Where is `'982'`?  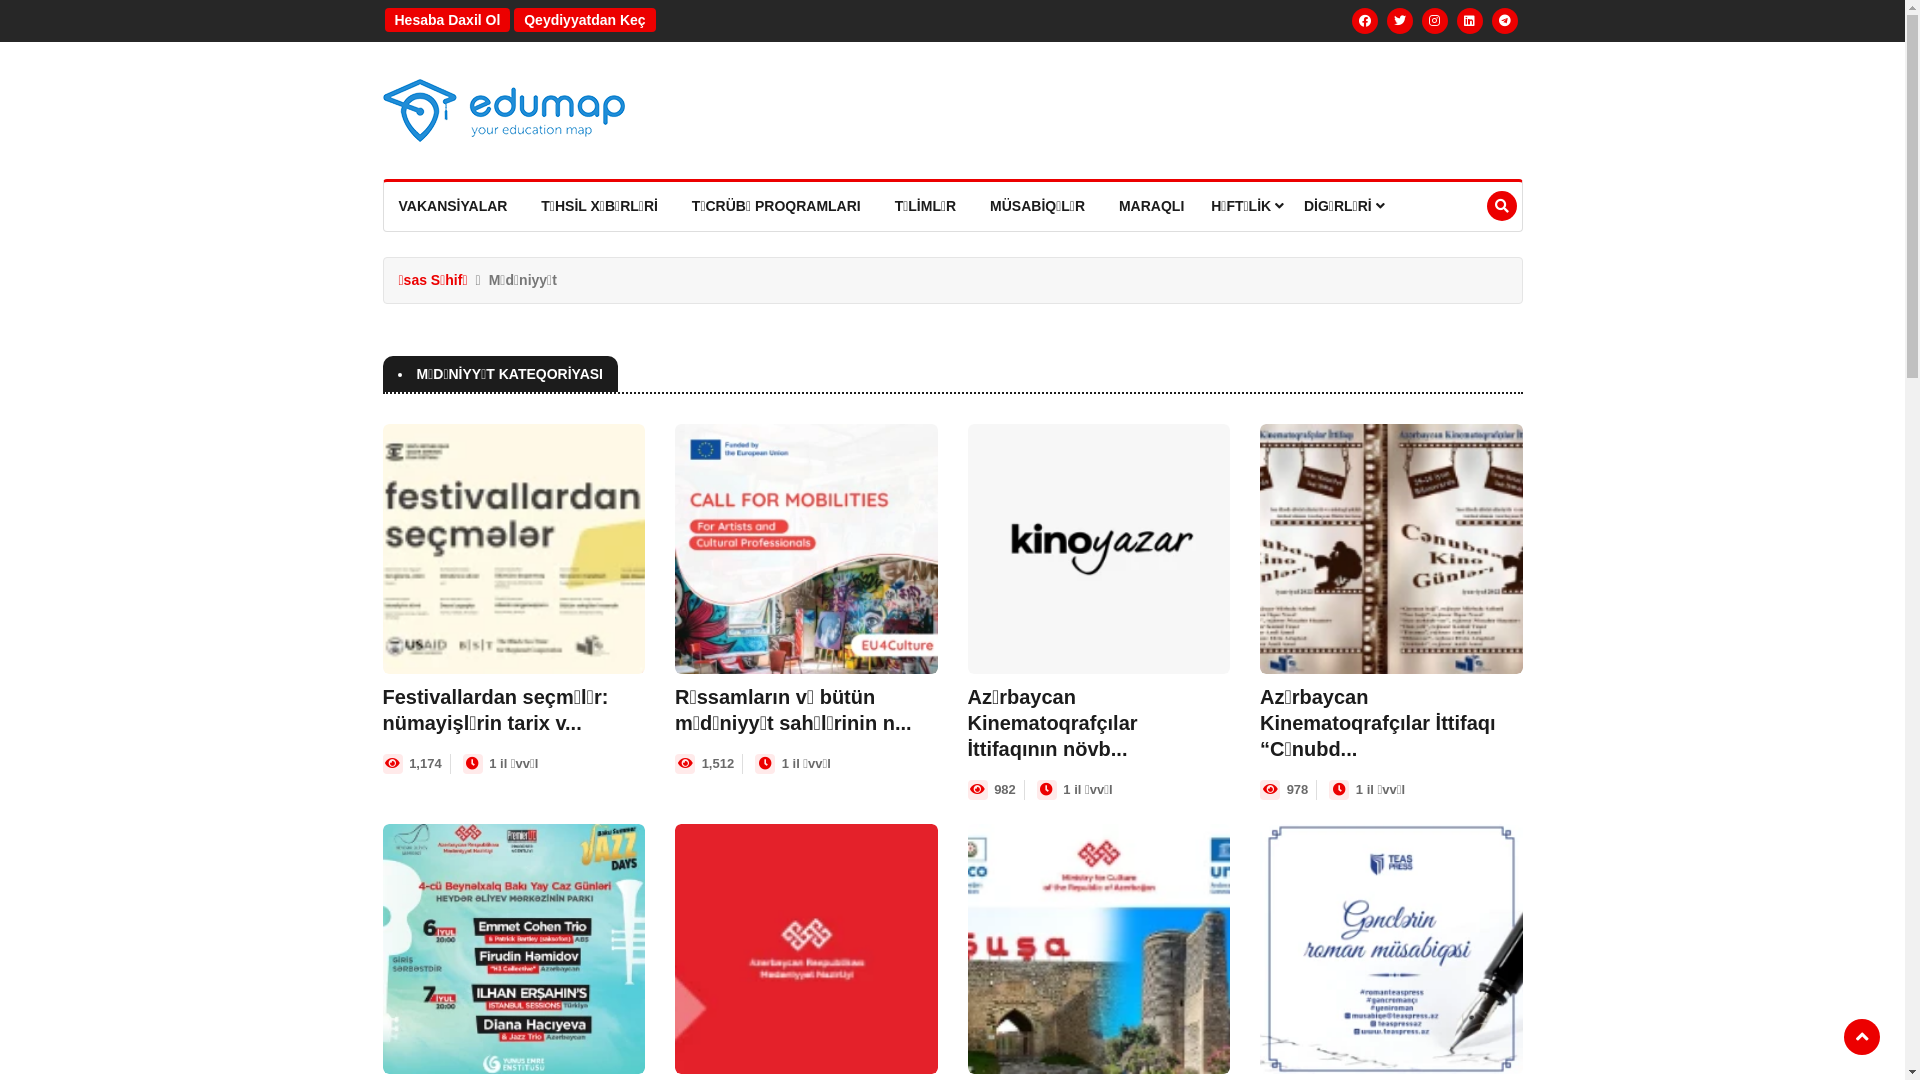 '982' is located at coordinates (1004, 788).